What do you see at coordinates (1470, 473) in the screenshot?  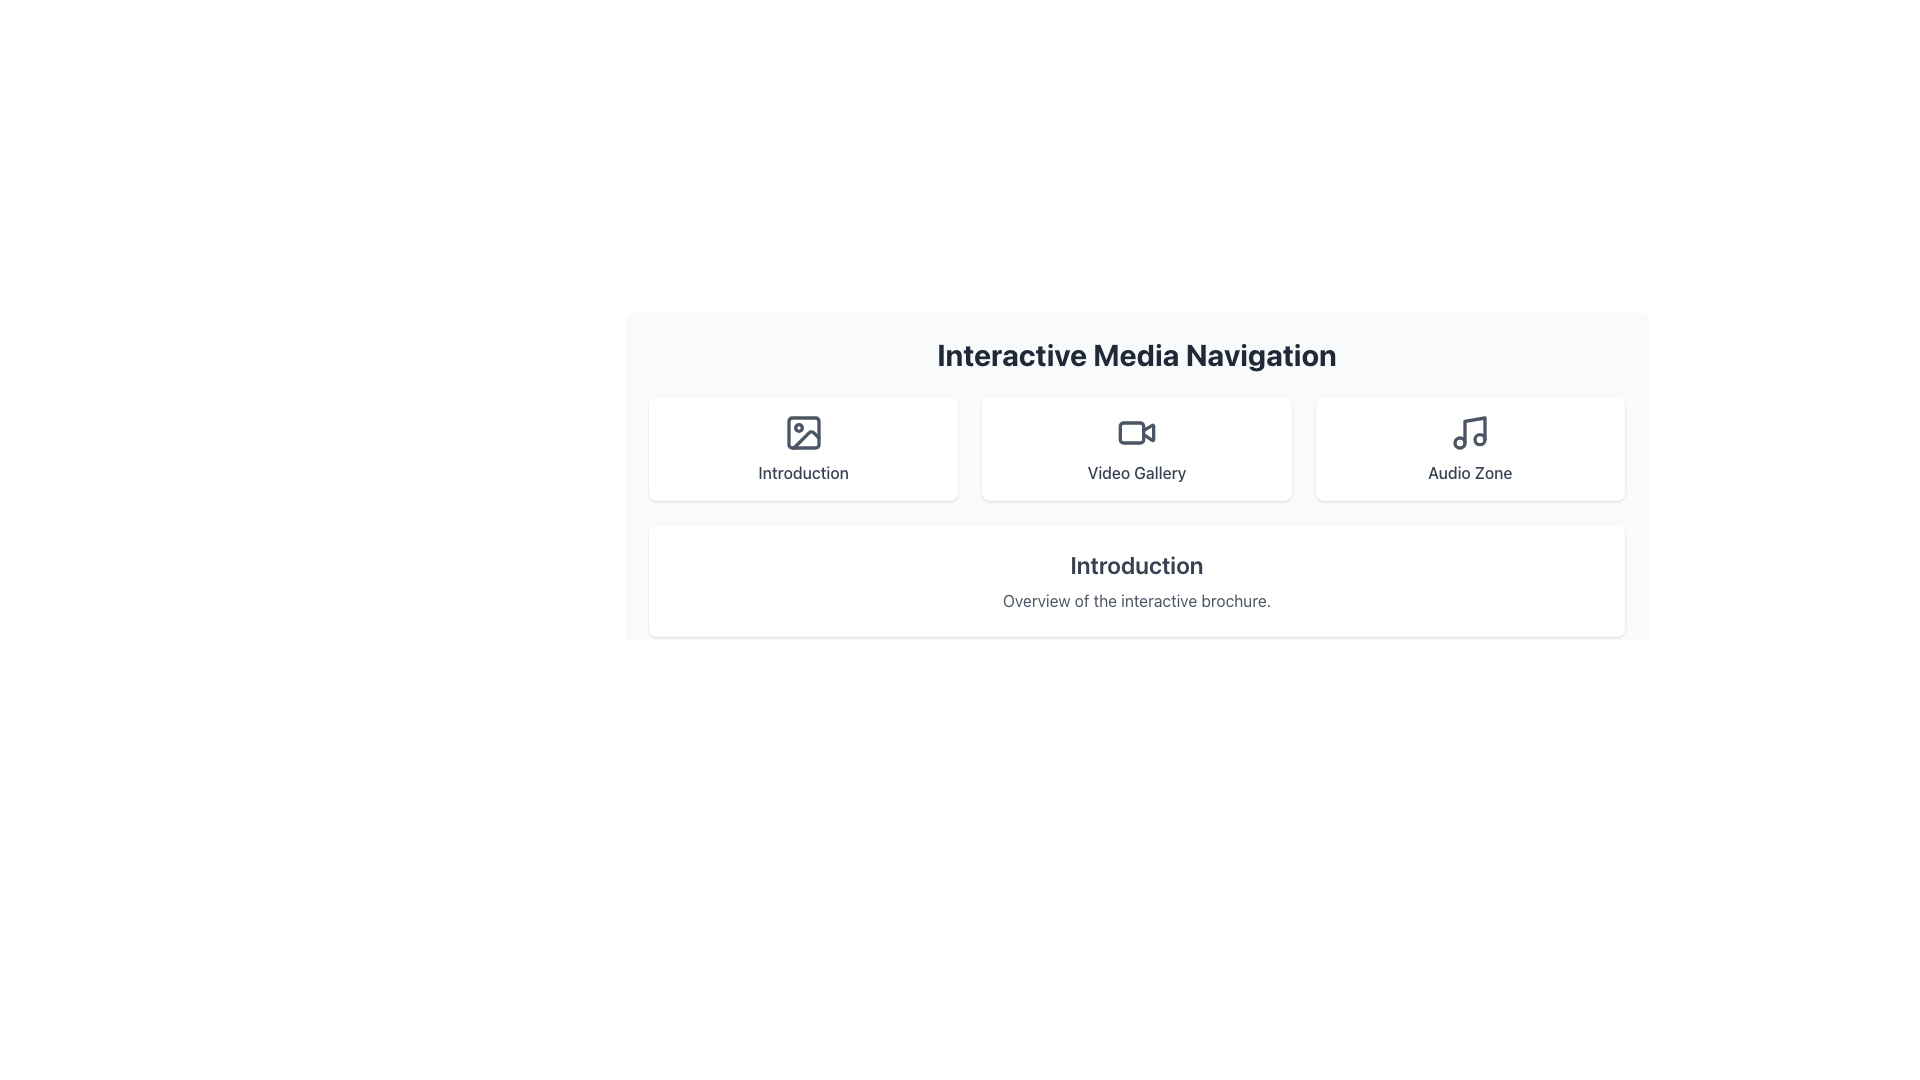 I see `the Static text label that displays 'Audio Zone', which is styled with a medium weight font and gray color, located below a music note icon in the third column of the grid` at bounding box center [1470, 473].